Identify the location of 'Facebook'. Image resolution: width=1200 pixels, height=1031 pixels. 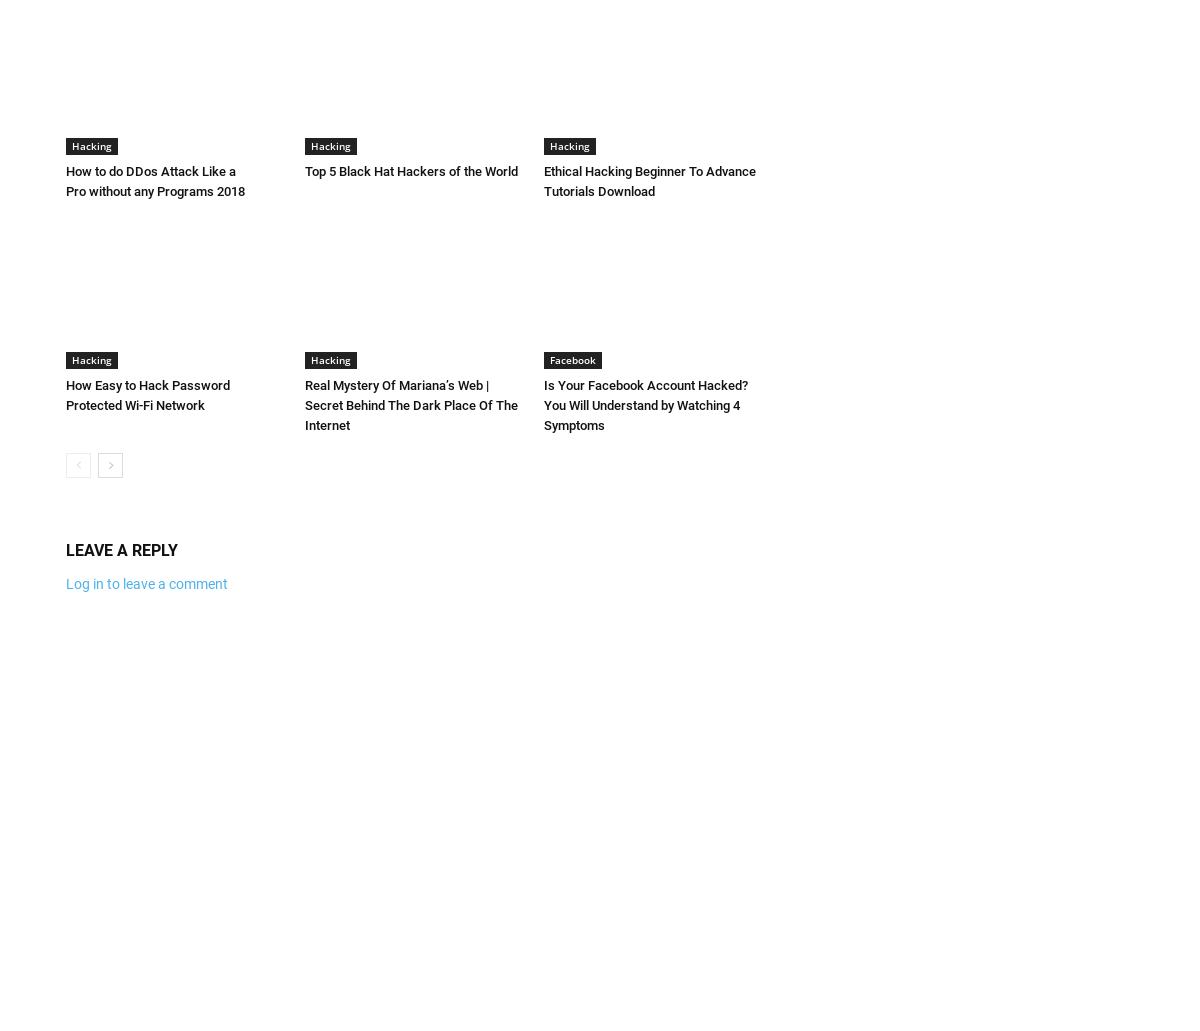
(572, 357).